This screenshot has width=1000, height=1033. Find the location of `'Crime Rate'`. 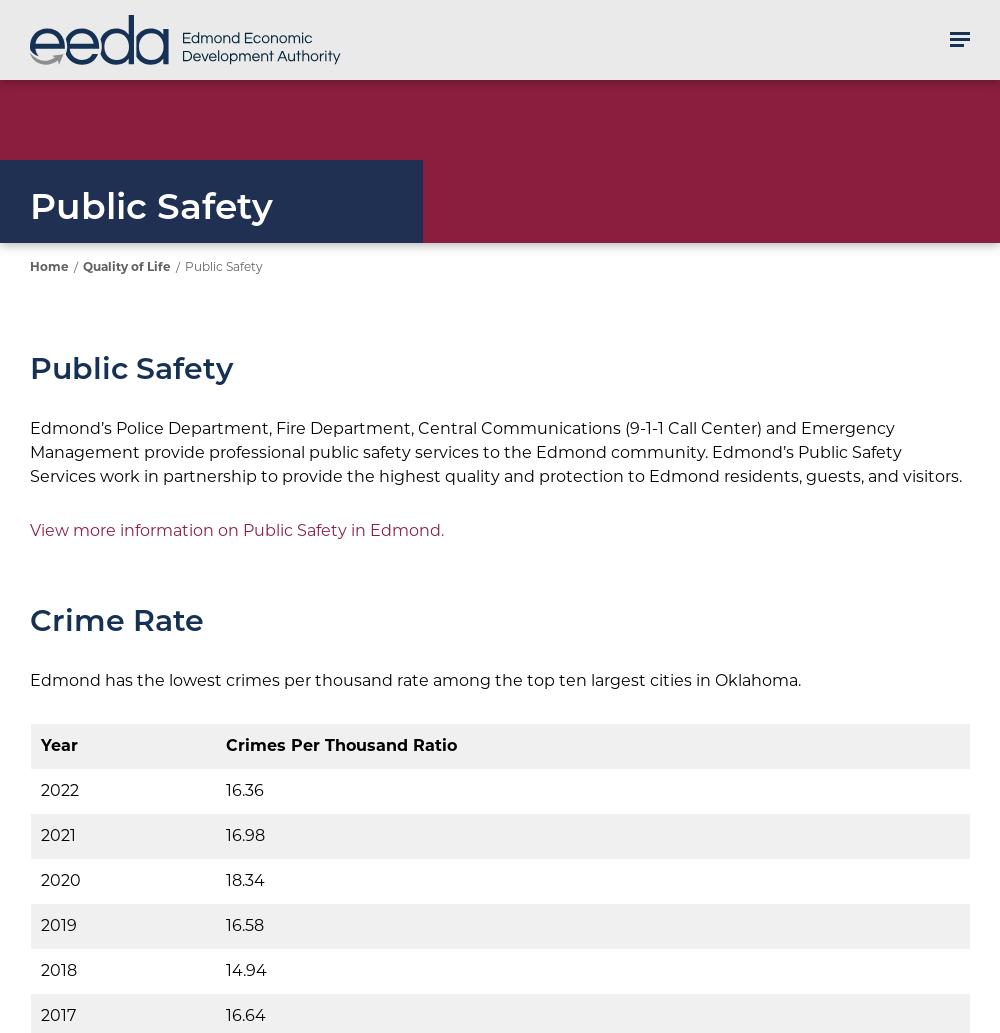

'Crime Rate' is located at coordinates (116, 619).